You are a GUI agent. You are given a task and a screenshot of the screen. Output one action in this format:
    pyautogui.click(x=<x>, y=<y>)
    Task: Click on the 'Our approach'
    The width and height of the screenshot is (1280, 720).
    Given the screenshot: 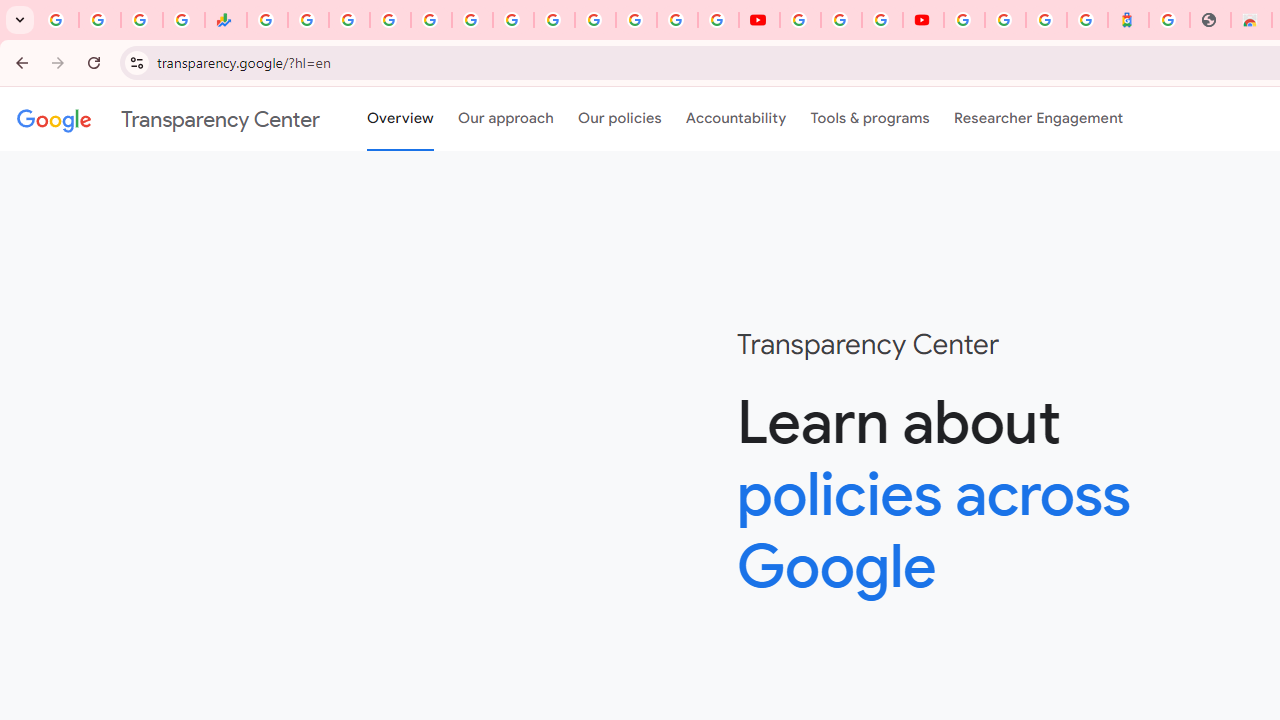 What is the action you would take?
    pyautogui.click(x=506, y=119)
    